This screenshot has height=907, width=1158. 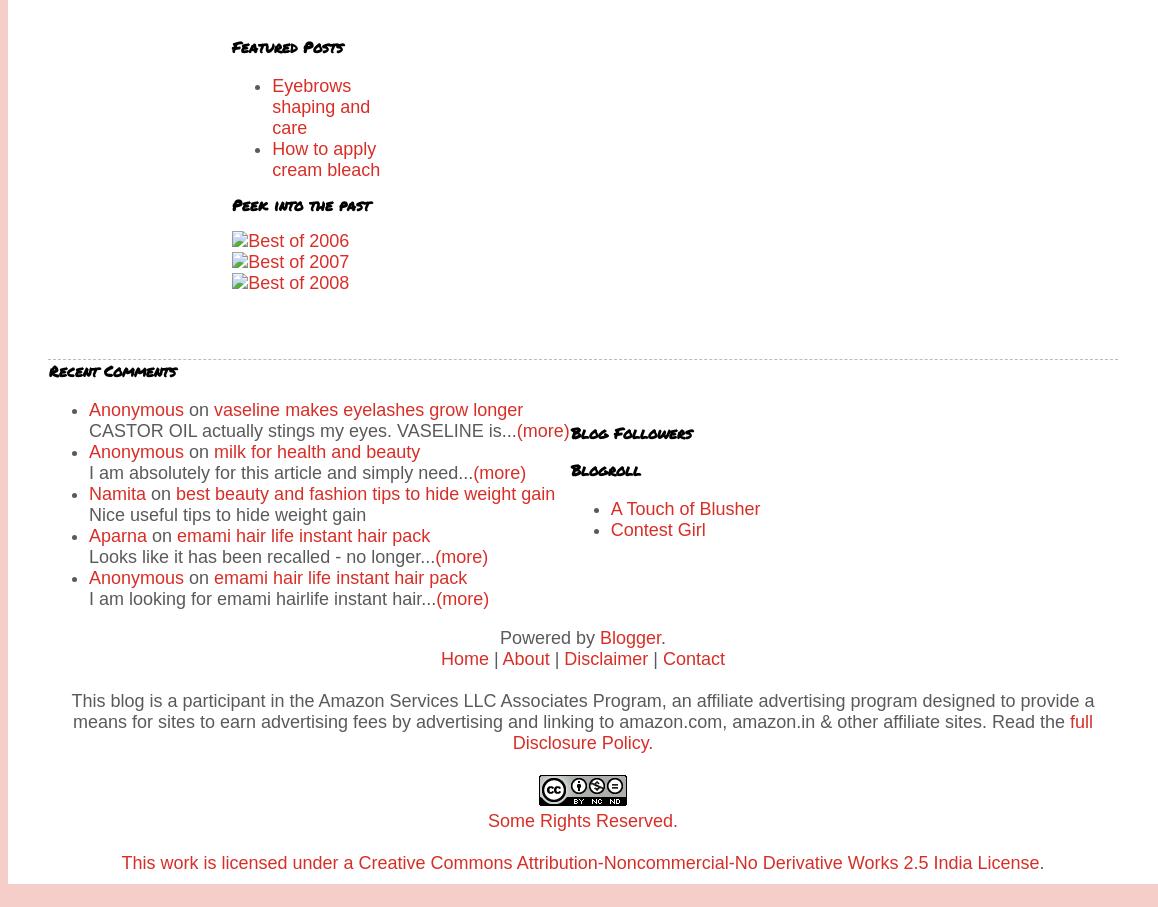 I want to click on 'Pankajakasthuri Kasthuri Herbal Soap review', so click(x=151, y=545).